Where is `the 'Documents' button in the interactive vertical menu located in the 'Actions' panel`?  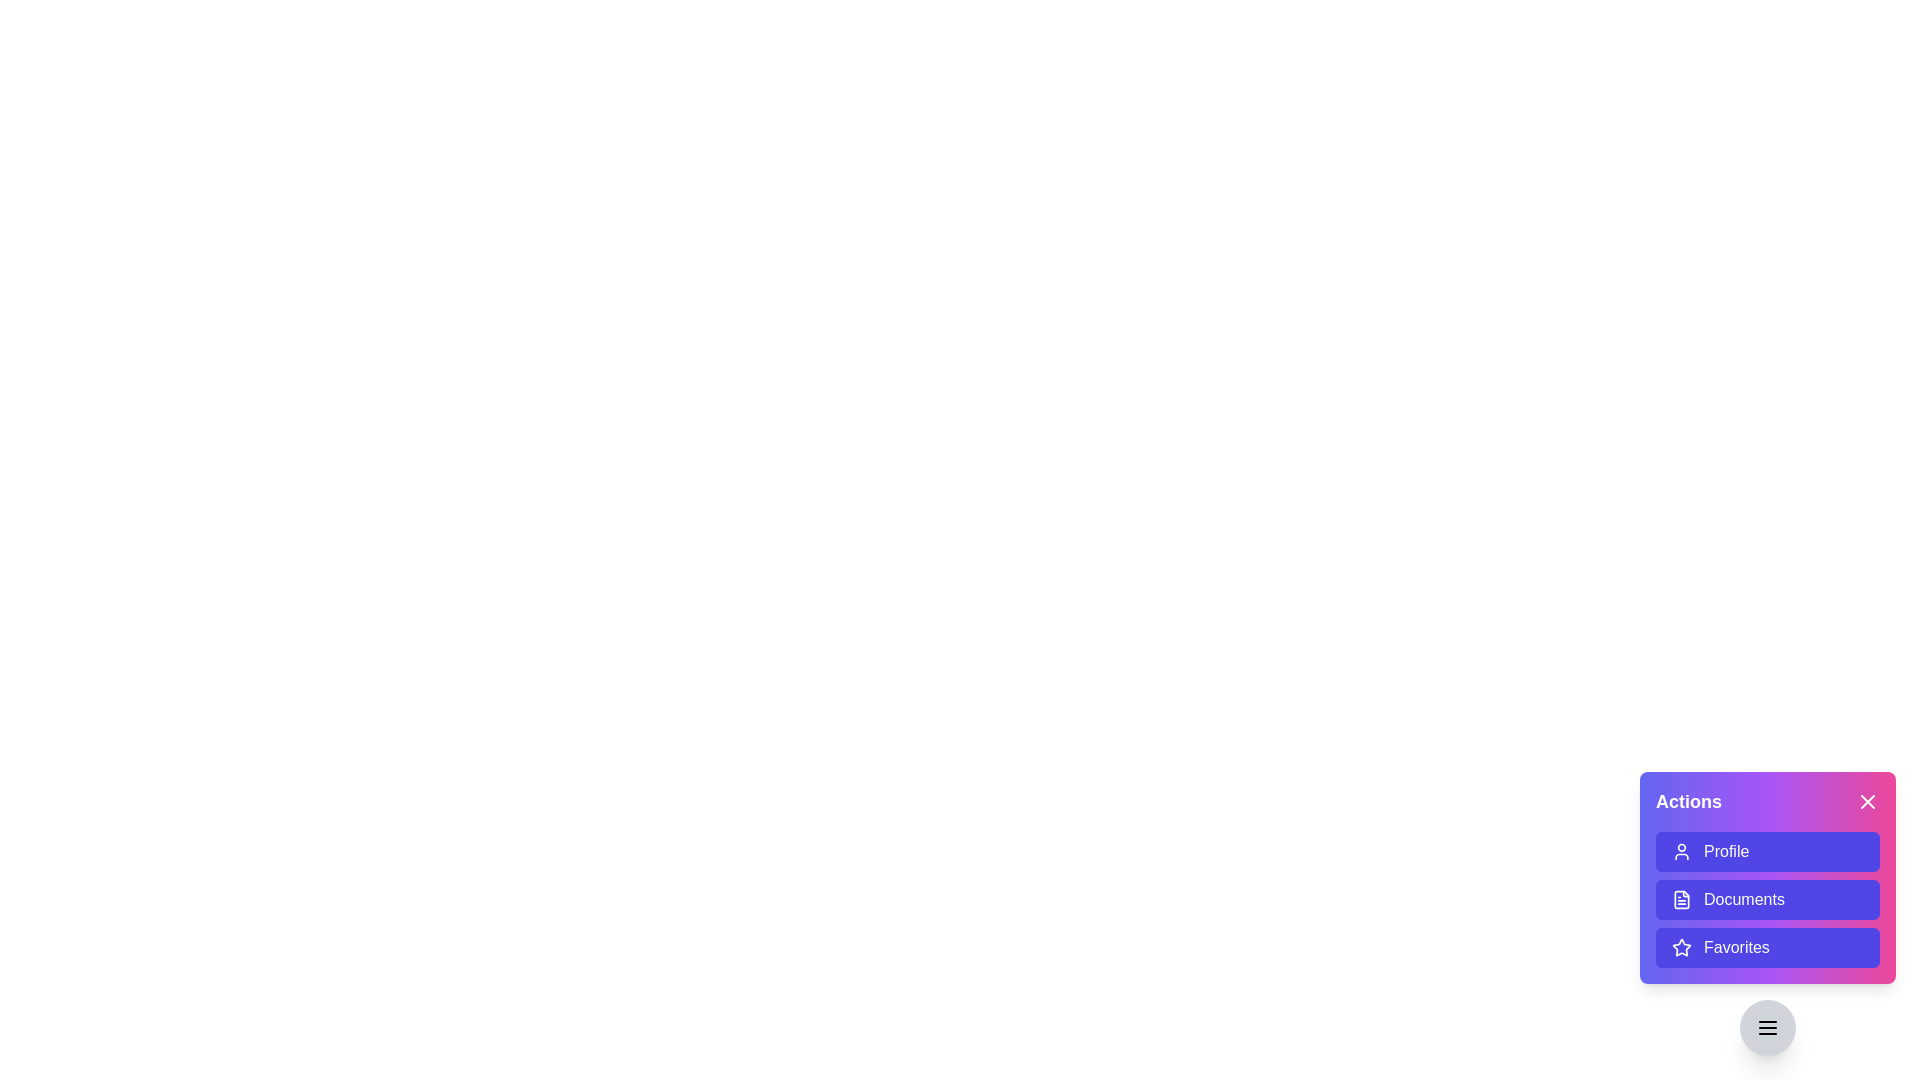 the 'Documents' button in the interactive vertical menu located in the 'Actions' panel is located at coordinates (1767, 898).